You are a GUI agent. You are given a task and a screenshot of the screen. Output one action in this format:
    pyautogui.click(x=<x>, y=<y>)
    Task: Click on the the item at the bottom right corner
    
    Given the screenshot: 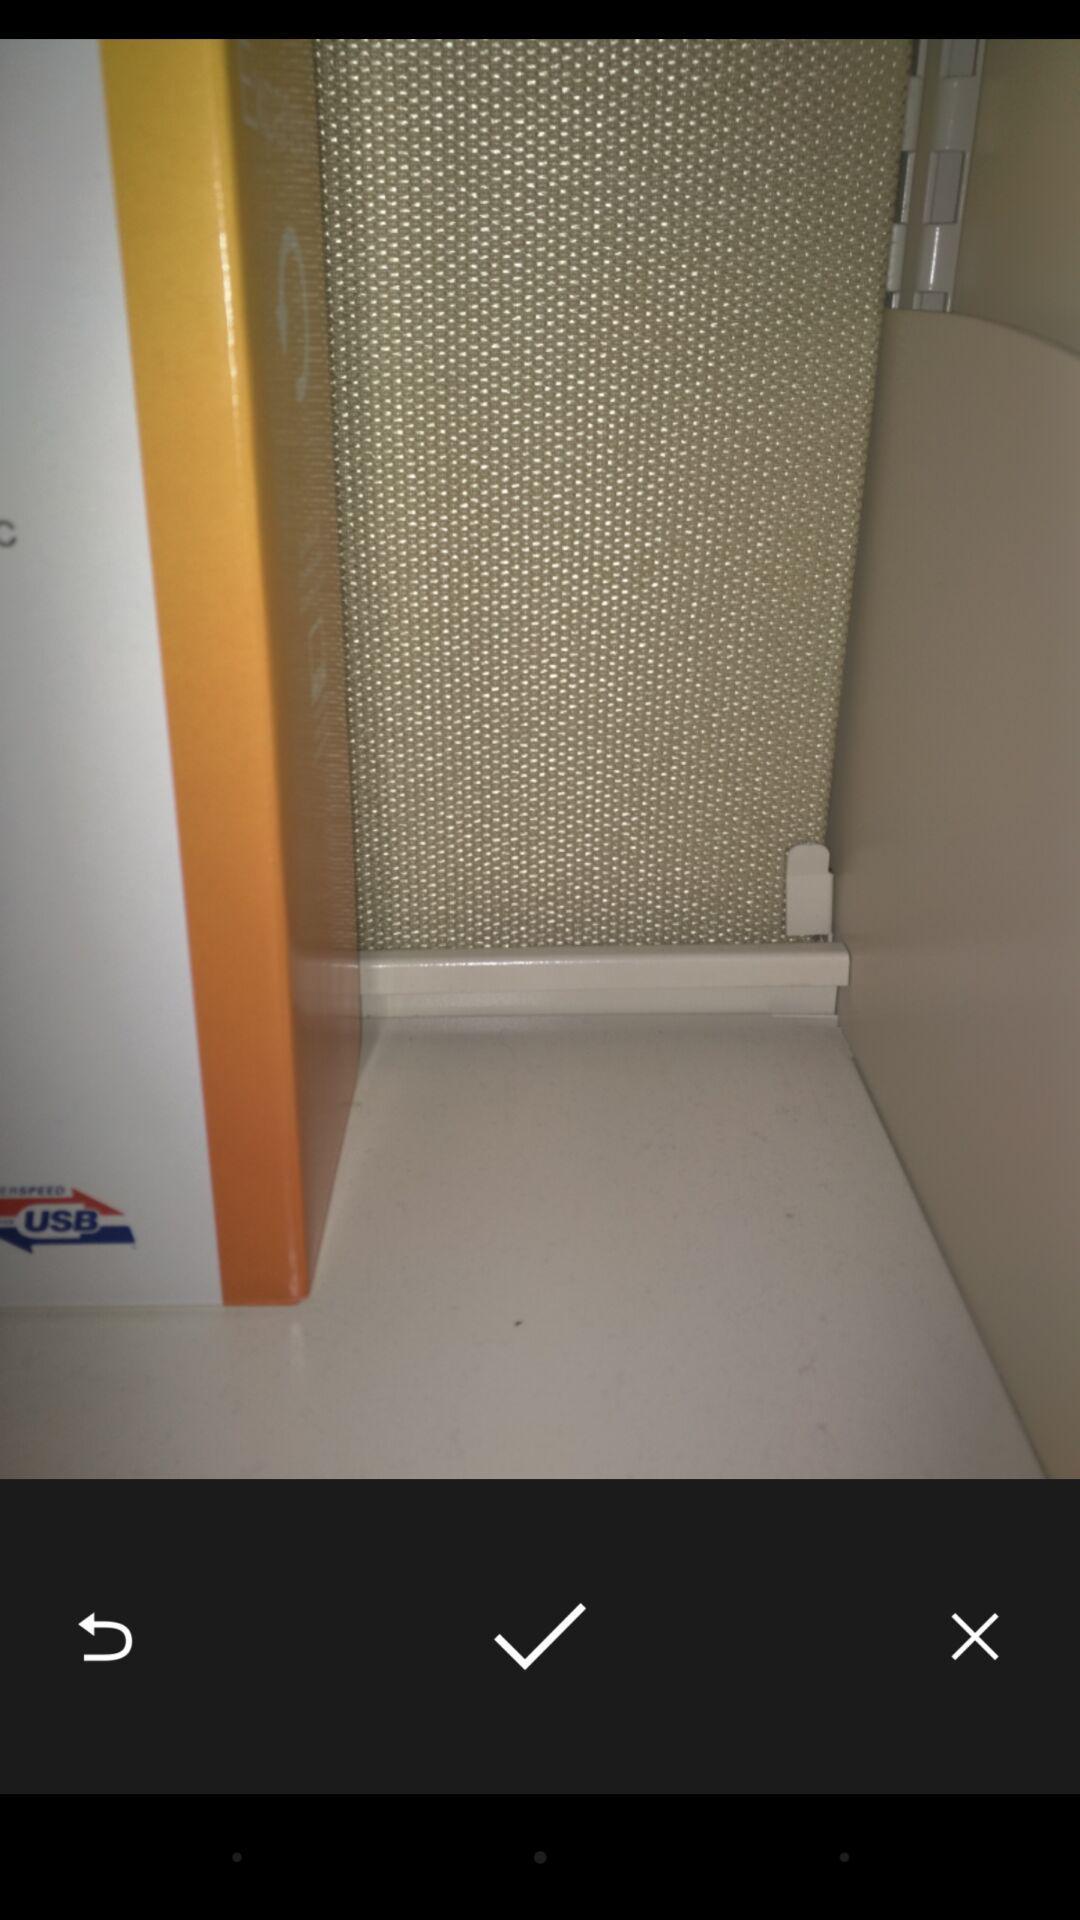 What is the action you would take?
    pyautogui.click(x=974, y=1636)
    